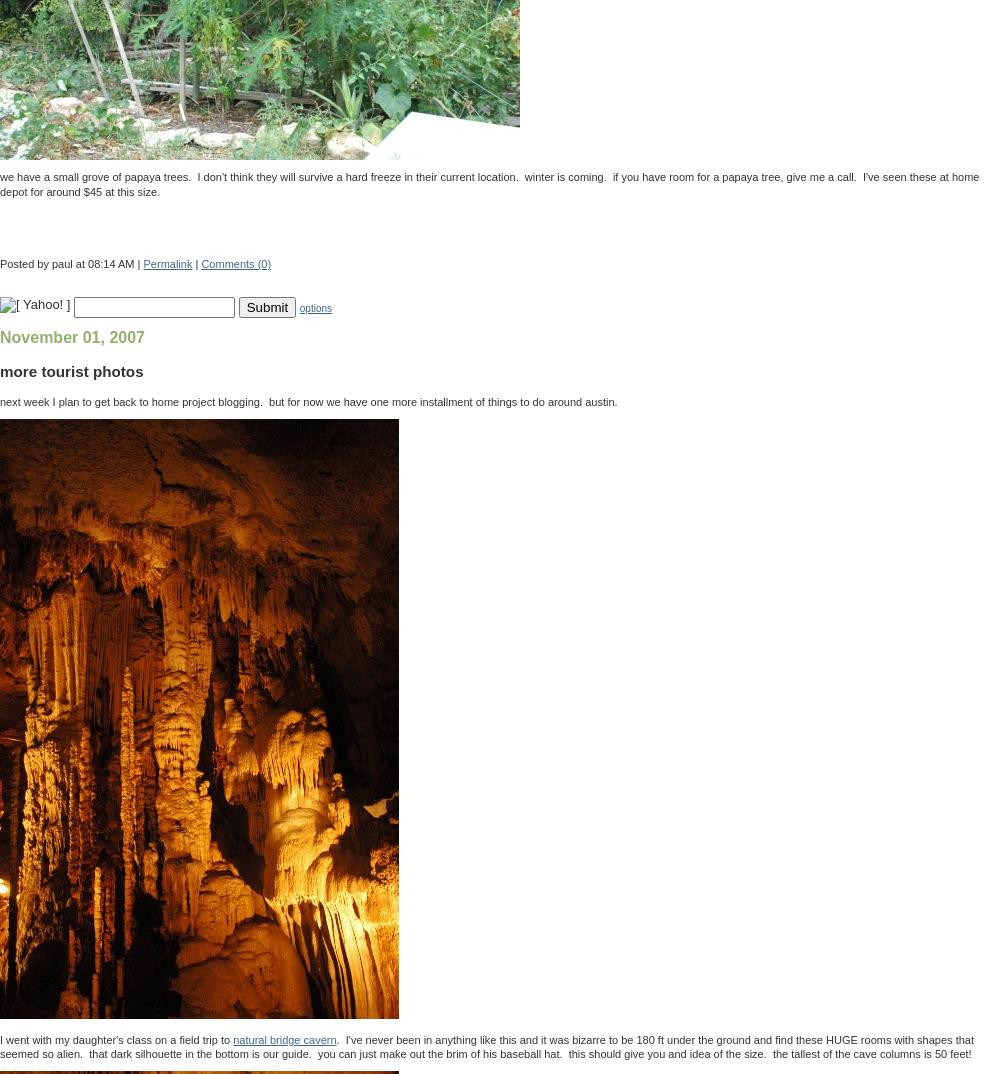 The image size is (1000, 1074). Describe the element at coordinates (488, 183) in the screenshot. I see `'we have a small grove of papaya trees.  I don't think they will survive a hard freeze in their current location.  winter is coming.  if you have room for a papaya tree, give me a call.  I've seen these at home depot for around $45 at this size.'` at that location.